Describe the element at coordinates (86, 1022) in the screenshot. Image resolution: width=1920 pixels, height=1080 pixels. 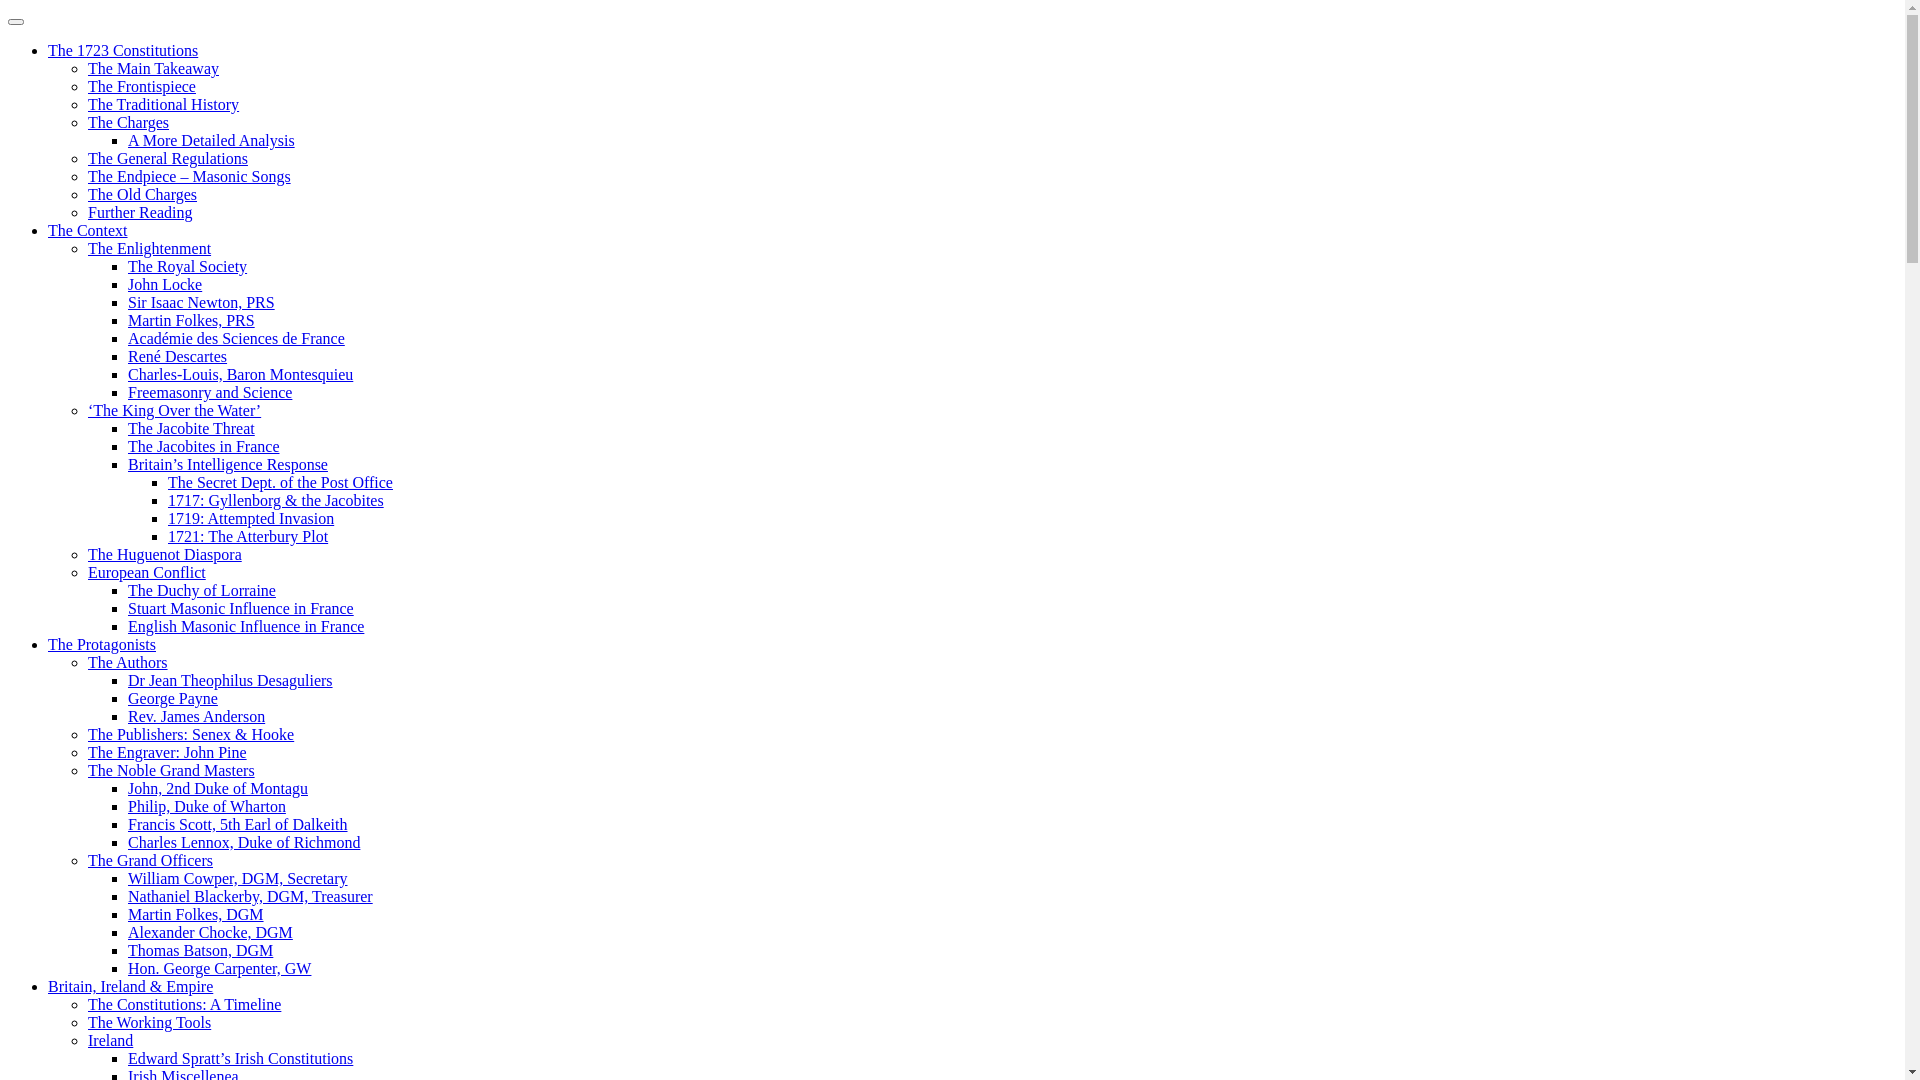
I see `'The Working Tools'` at that location.